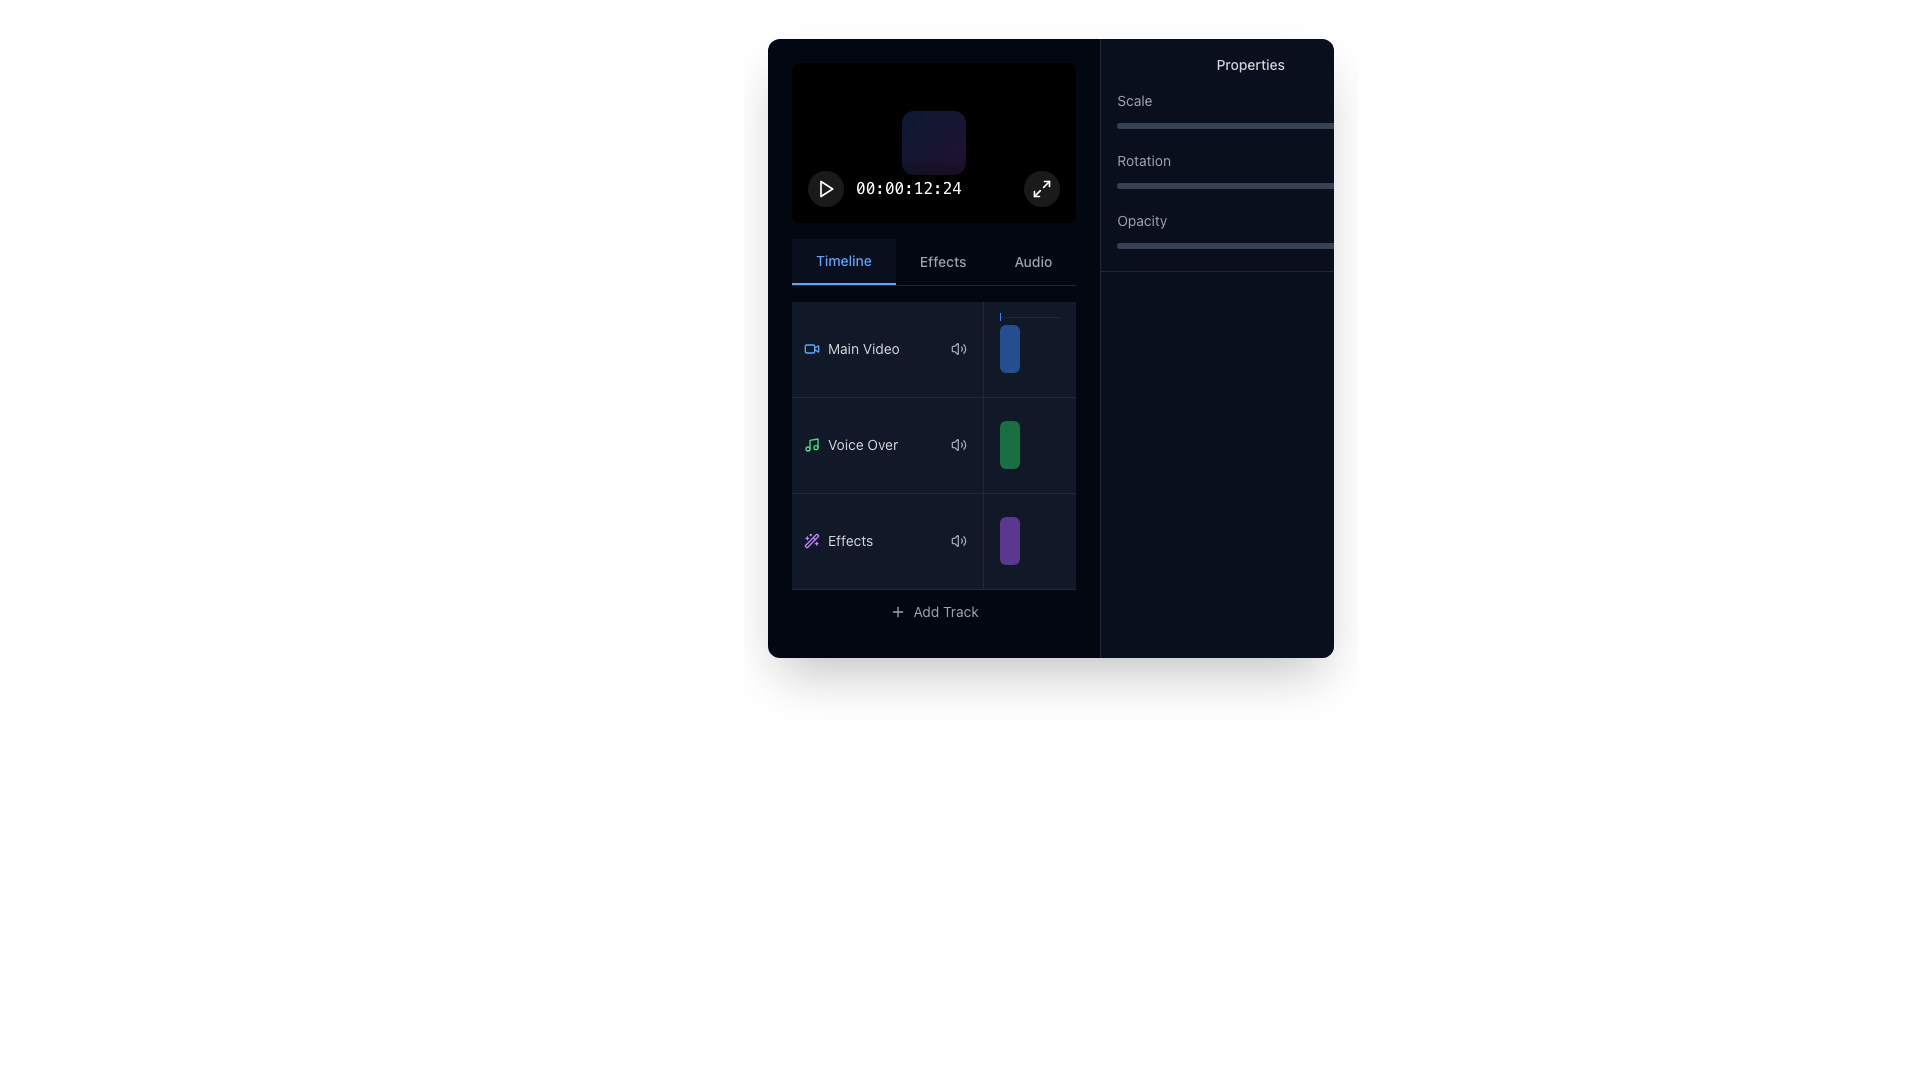 Image resolution: width=1920 pixels, height=1080 pixels. I want to click on the text label displaying the time format '00:00:12:24' in the bottom bar of the video player interface, so click(933, 188).